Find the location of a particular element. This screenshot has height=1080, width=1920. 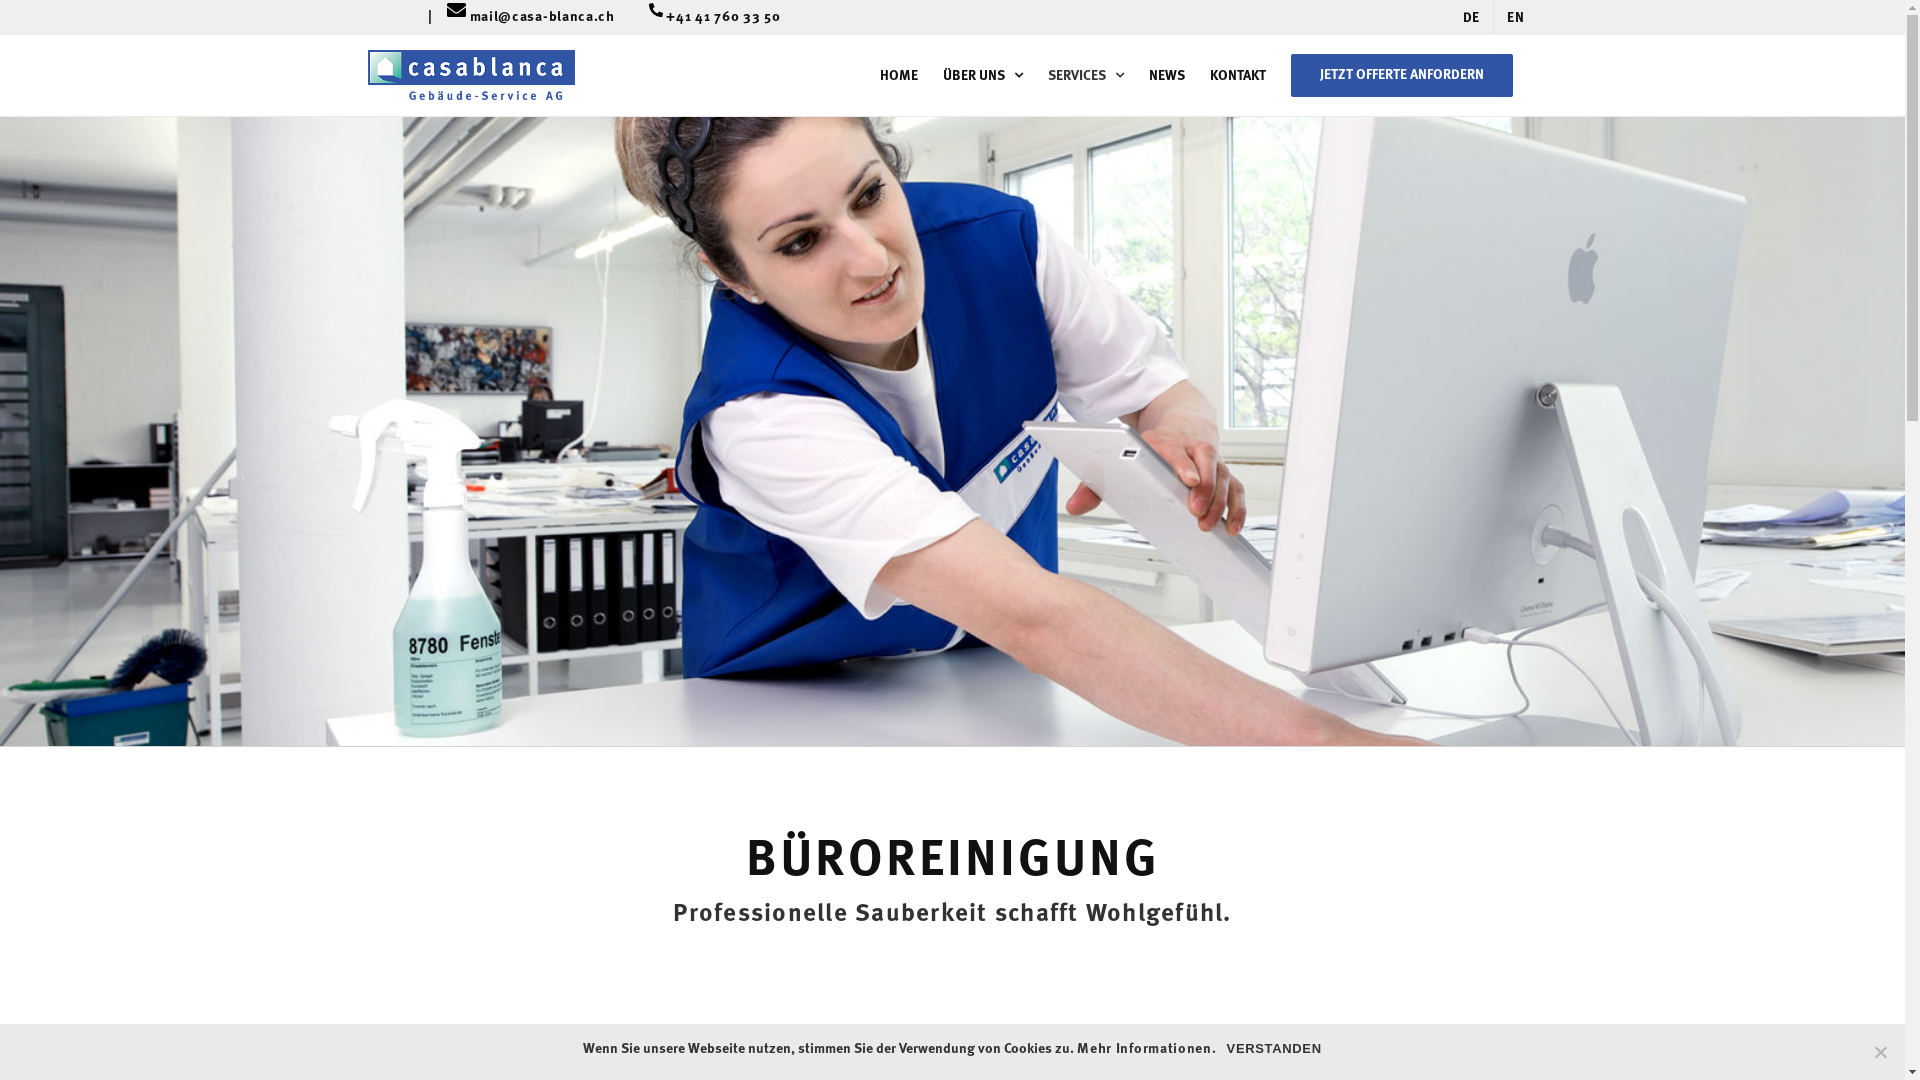

'SERVICES' is located at coordinates (1084, 74).